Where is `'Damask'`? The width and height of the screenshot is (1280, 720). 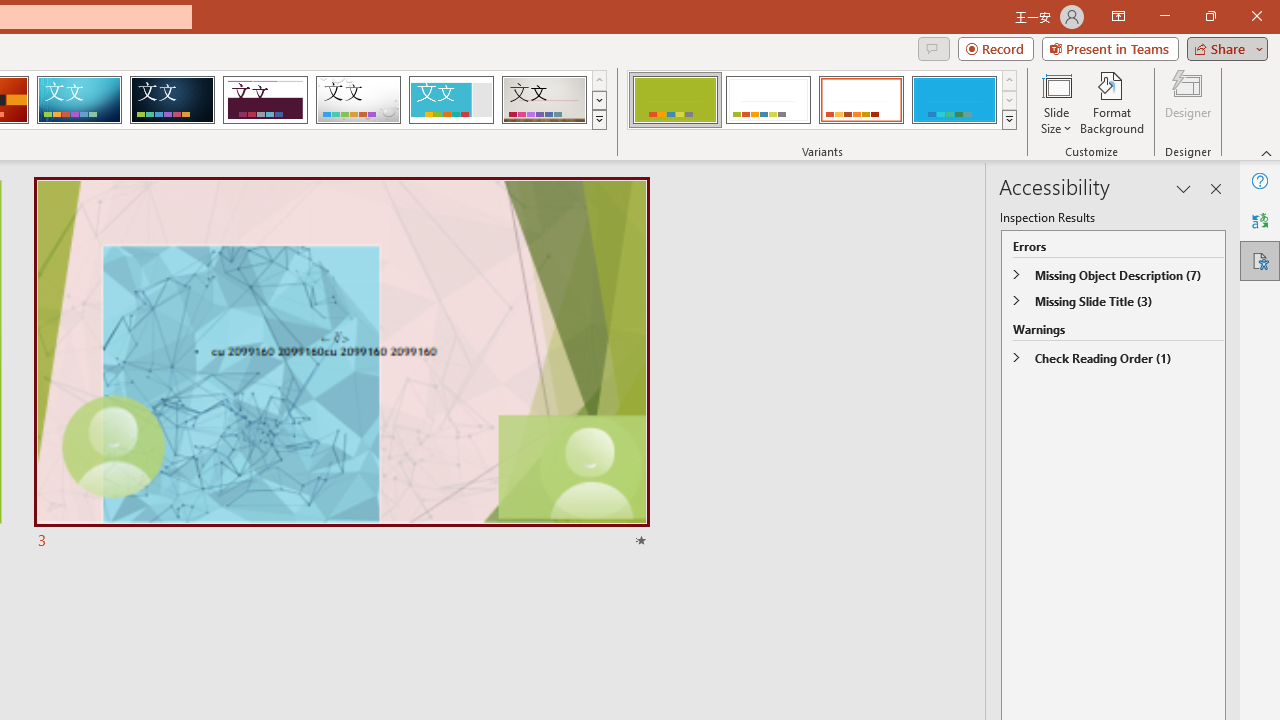
'Damask' is located at coordinates (172, 100).